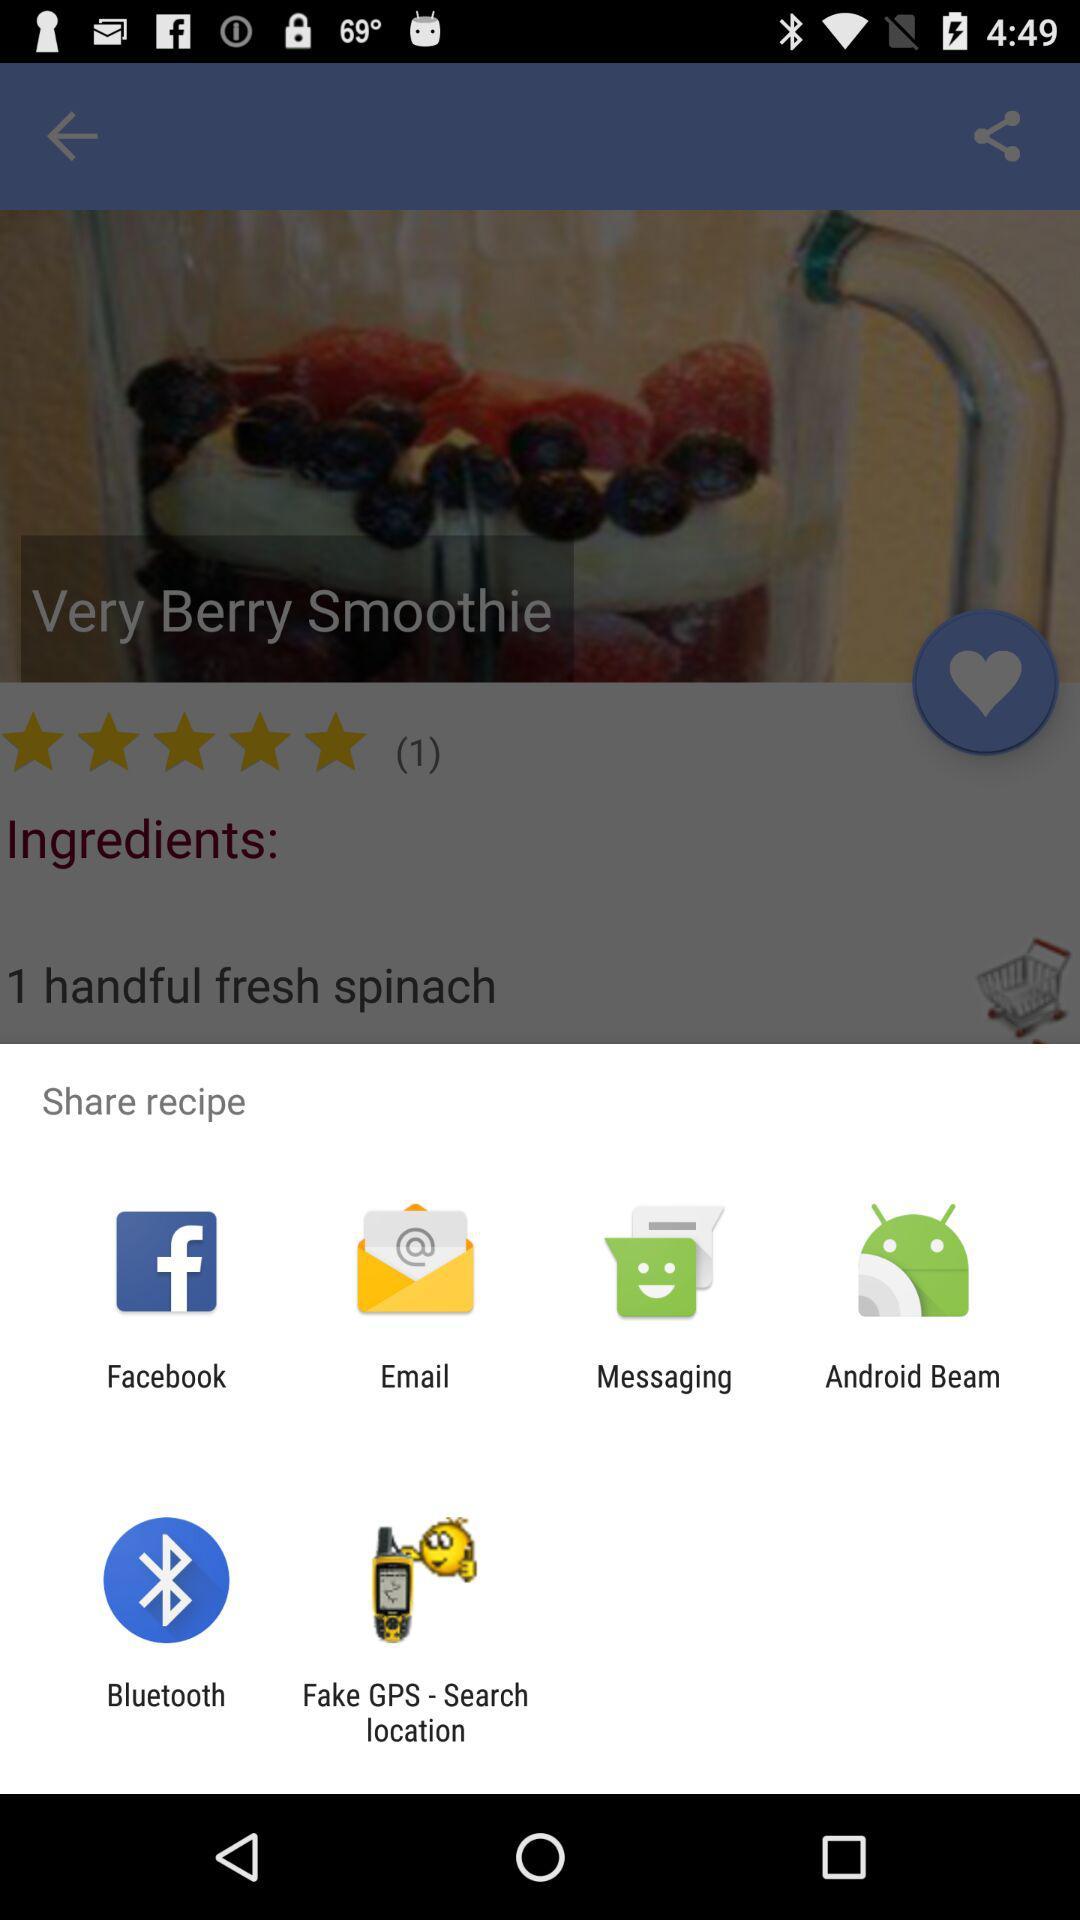  What do you see at coordinates (913, 1392) in the screenshot?
I see `the android beam item` at bounding box center [913, 1392].